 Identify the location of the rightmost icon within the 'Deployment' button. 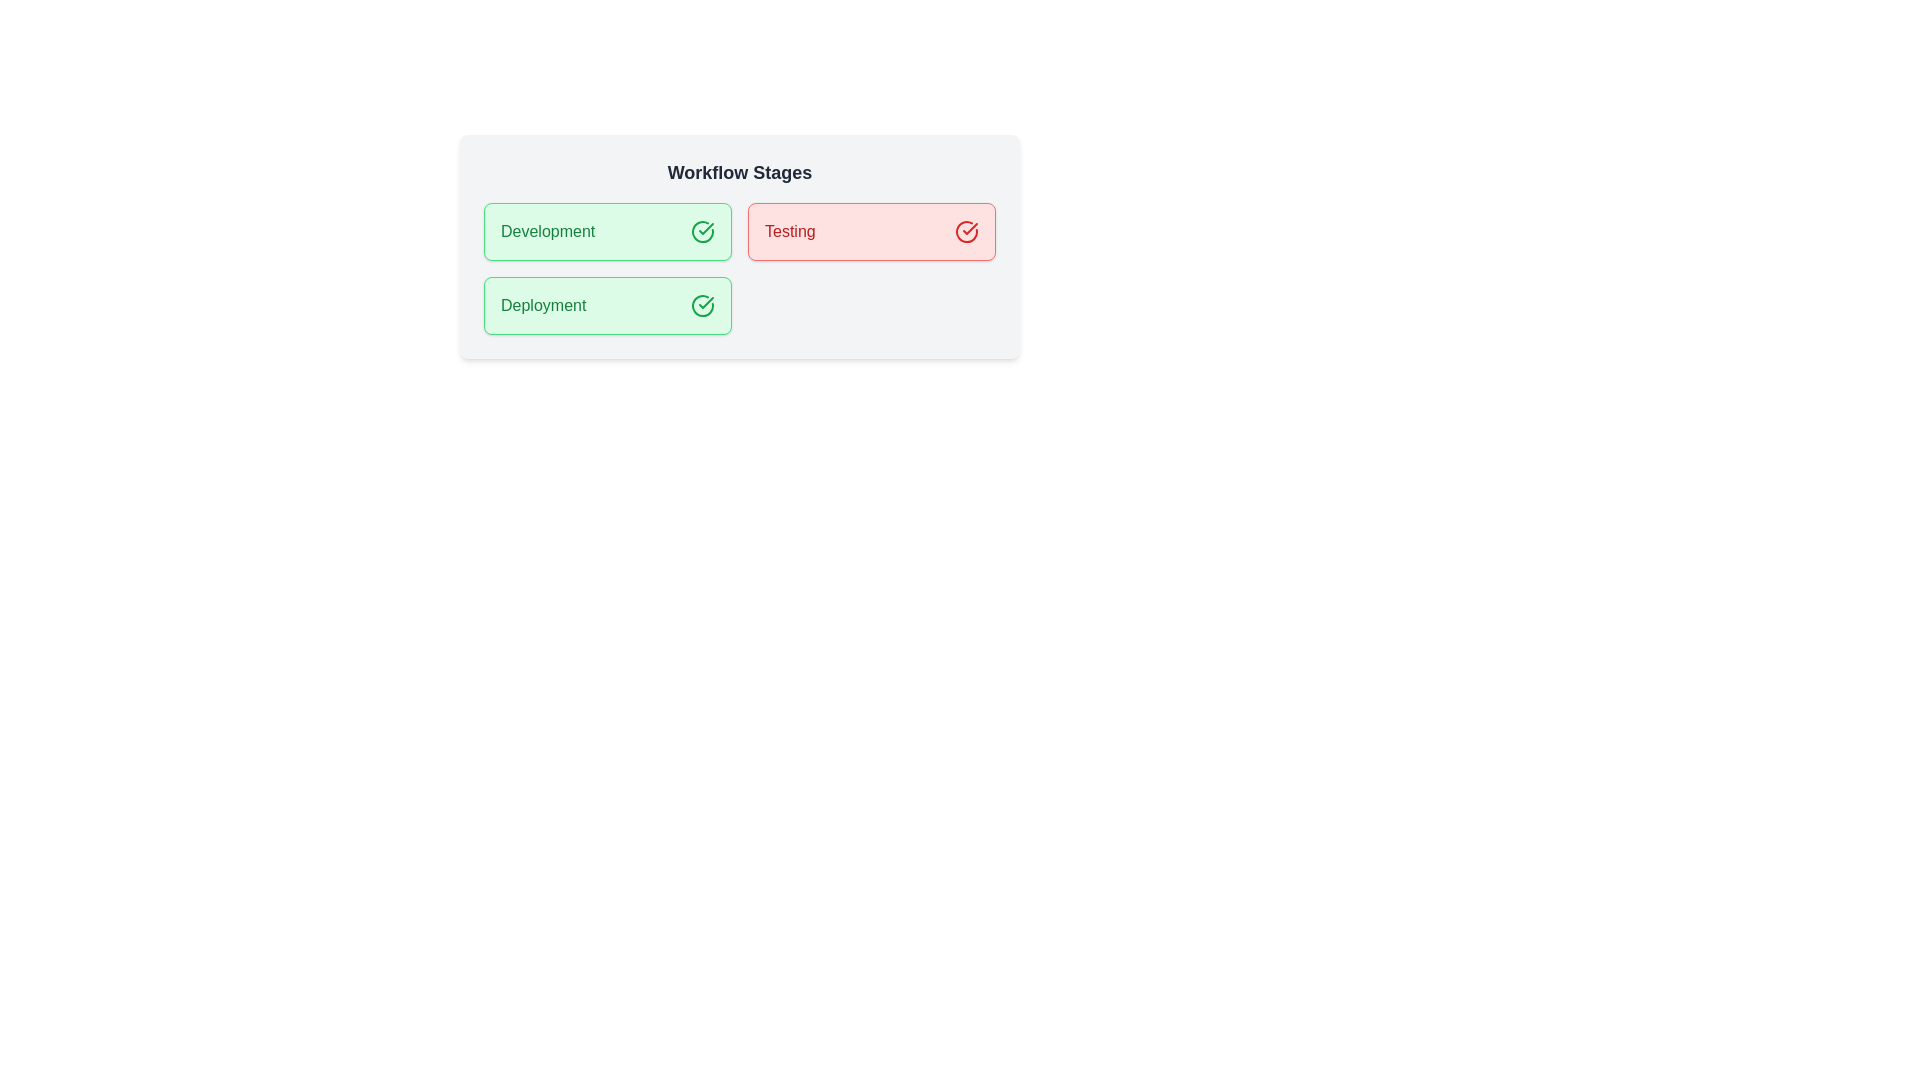
(702, 305).